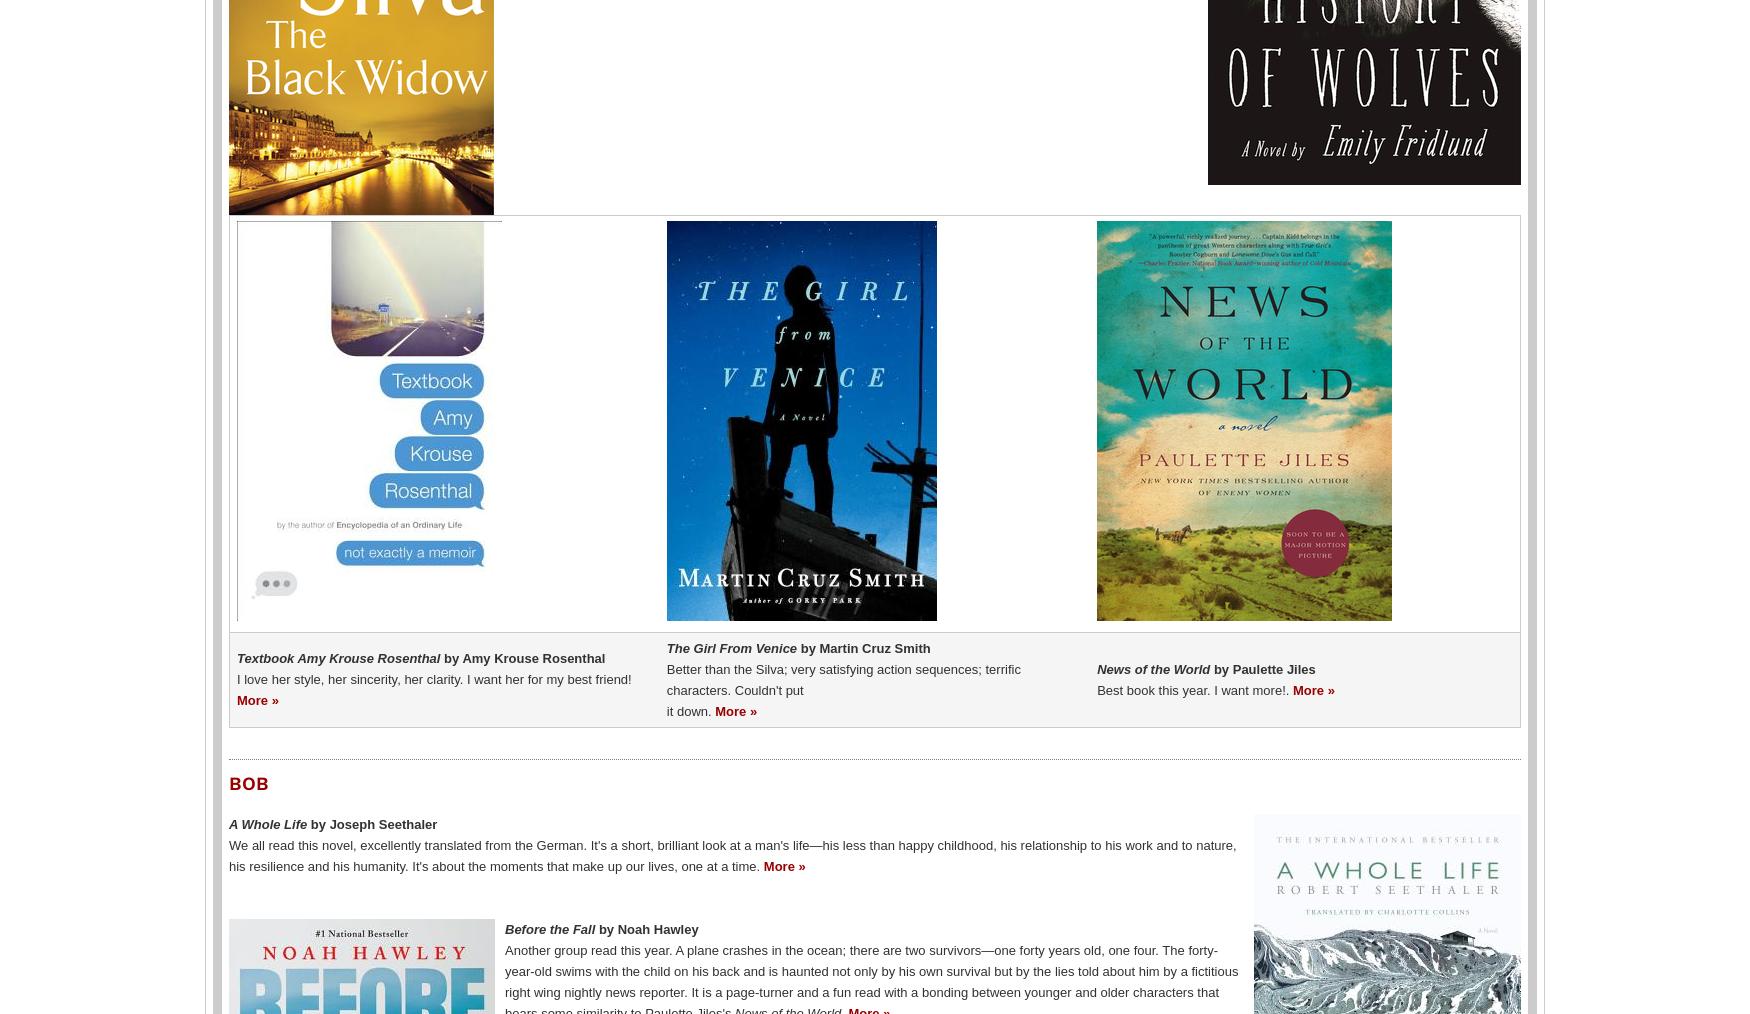 This screenshot has height=1014, width=1750. What do you see at coordinates (229, 854) in the screenshot?
I see `'We all read this novel, excellently translated from the German. It's a short, brilliant look at a man's life—his less than happy childhood, his relationship to his work and to nature, his resilience and his humanity. It's about the moments that make up our lives, one at a time.'` at bounding box center [229, 854].